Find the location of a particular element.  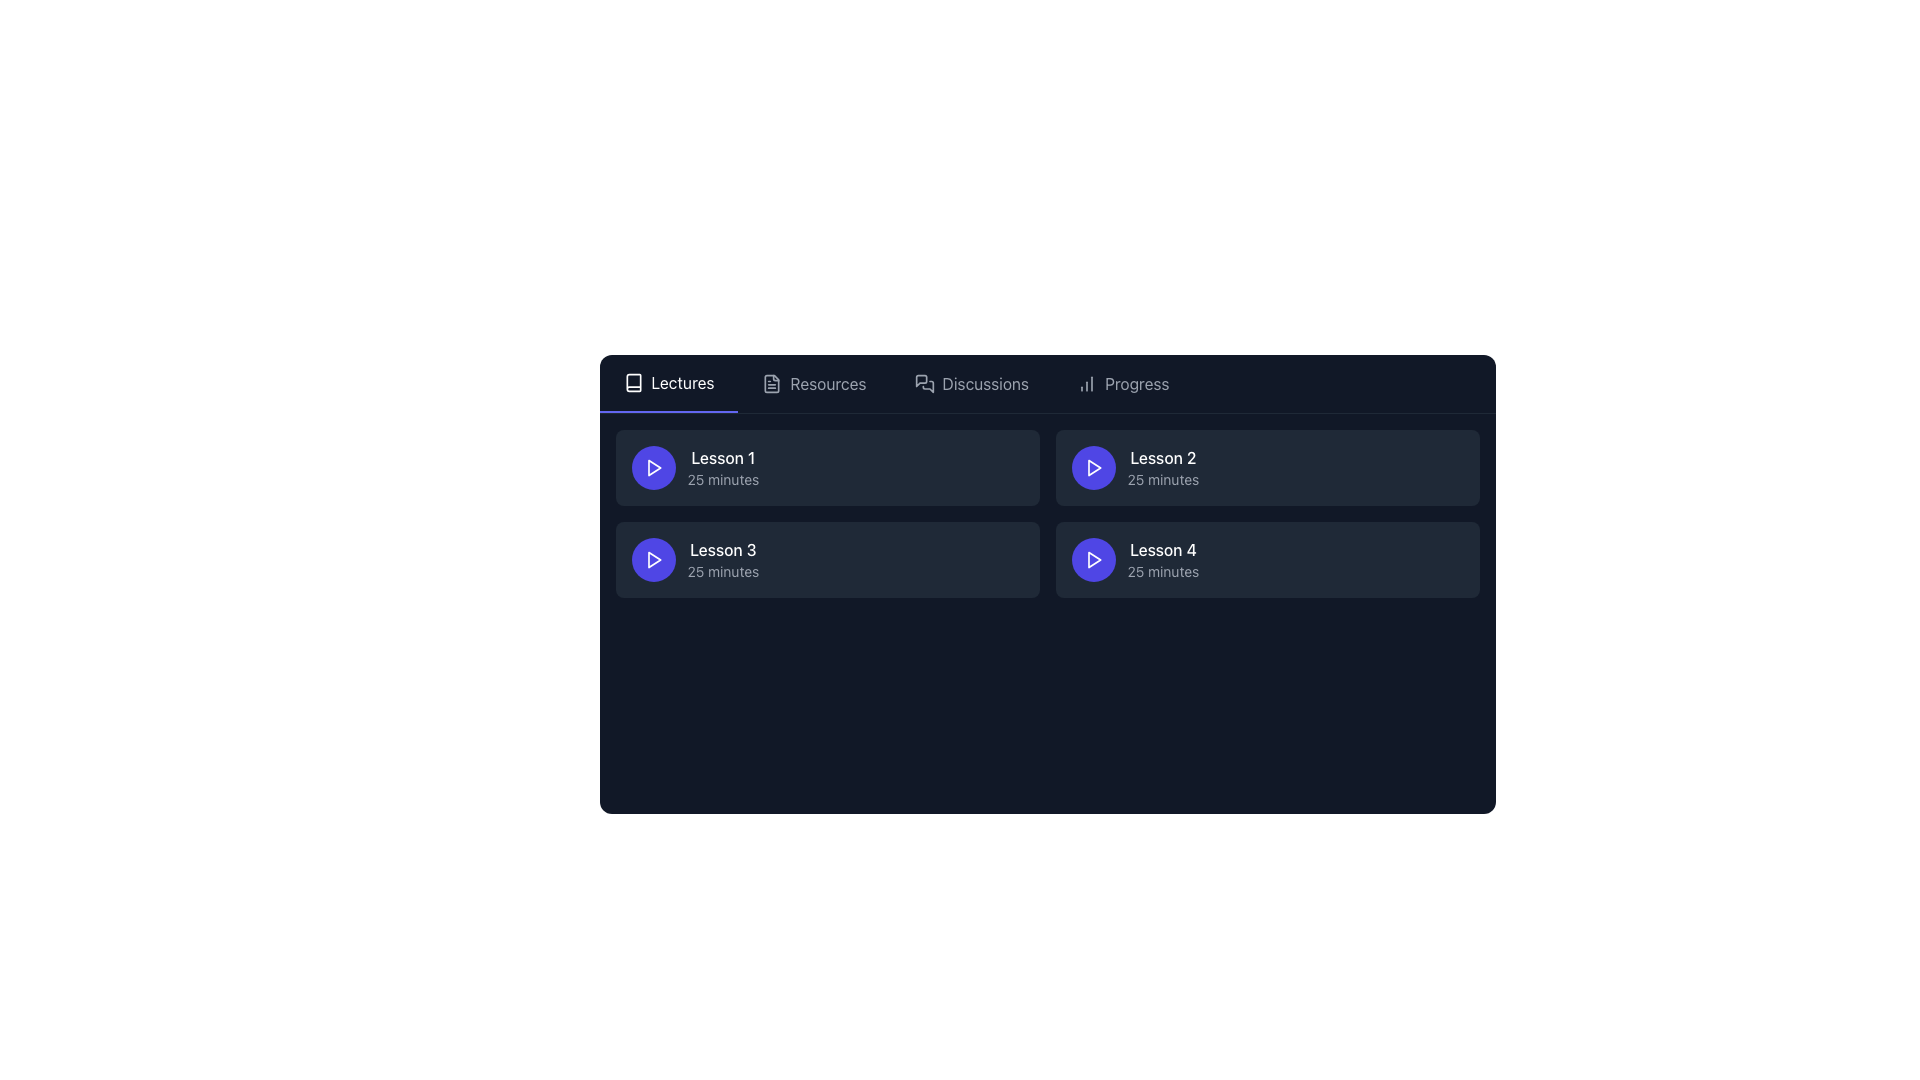

the play button icon located to the left of the text 'Lesson 3' is located at coordinates (654, 467).